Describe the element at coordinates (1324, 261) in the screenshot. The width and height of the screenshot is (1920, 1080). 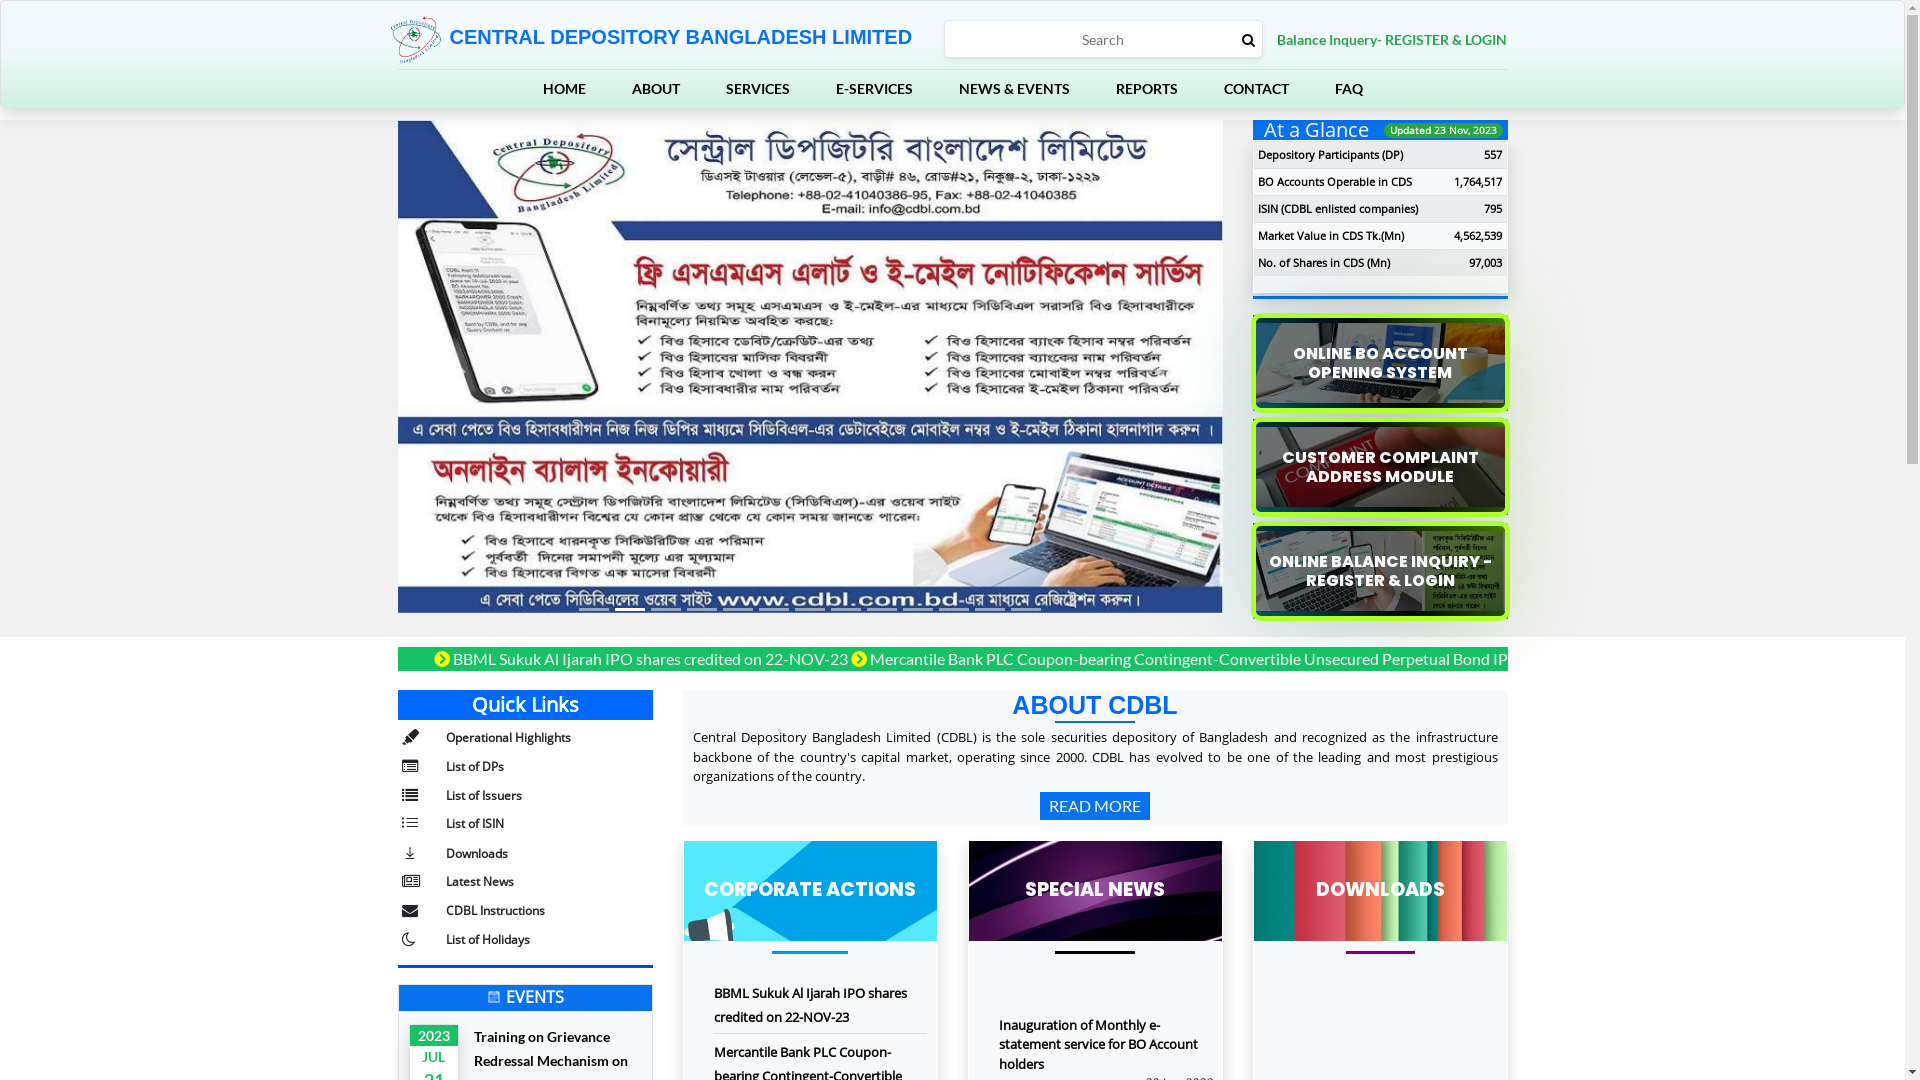
I see `'No. of Shares in CDS (Mn)'` at that location.